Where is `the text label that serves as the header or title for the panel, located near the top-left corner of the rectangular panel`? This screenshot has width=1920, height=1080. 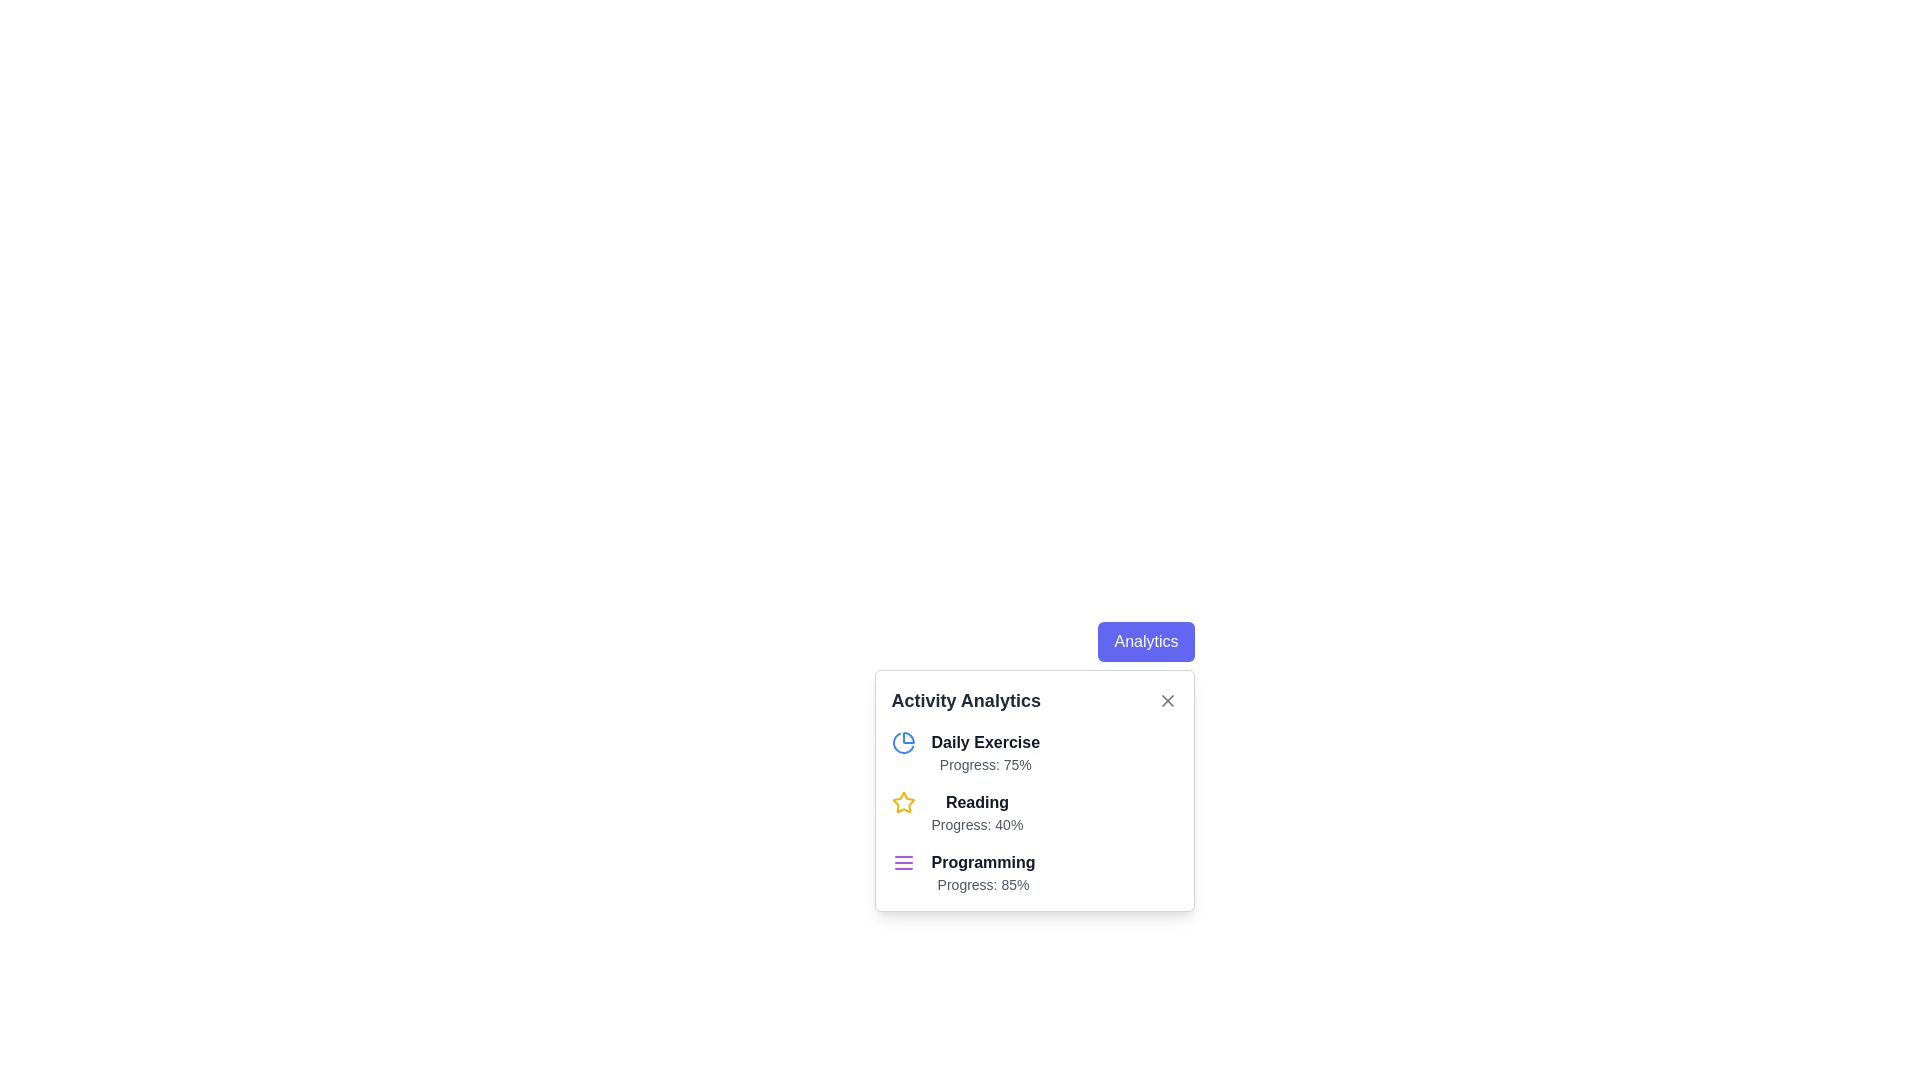
the text label that serves as the header or title for the panel, located near the top-left corner of the rectangular panel is located at coordinates (966, 700).